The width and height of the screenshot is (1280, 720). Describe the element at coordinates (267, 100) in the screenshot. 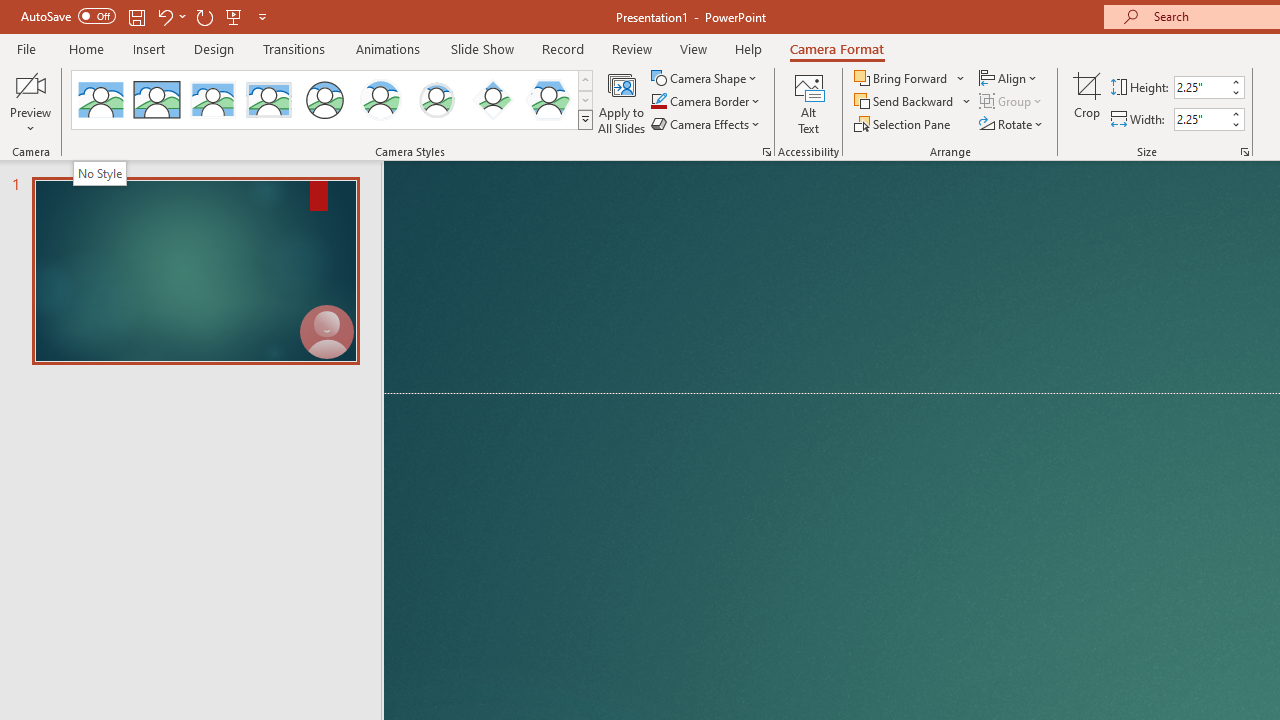

I see `'Soft Edge Rectangle'` at that location.